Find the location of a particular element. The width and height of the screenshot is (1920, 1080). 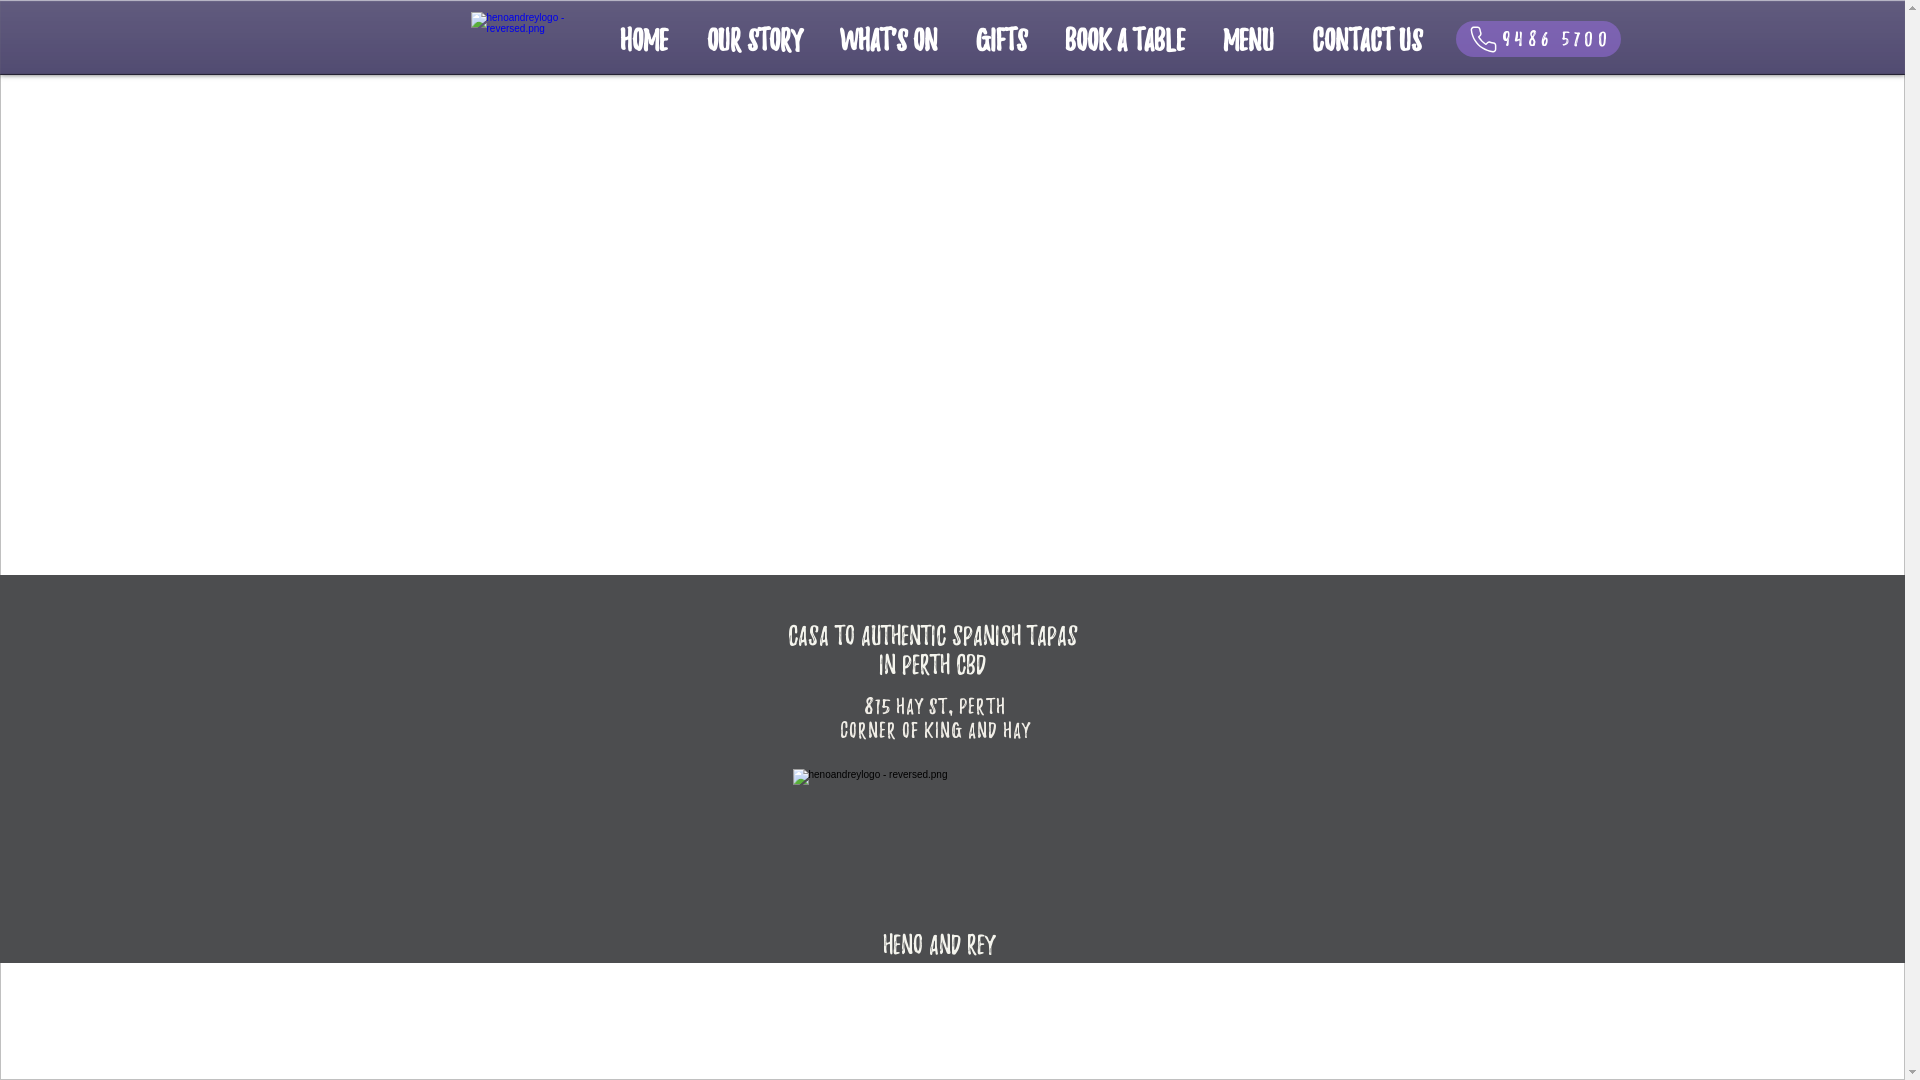

'WHAT'S ON' is located at coordinates (887, 38).